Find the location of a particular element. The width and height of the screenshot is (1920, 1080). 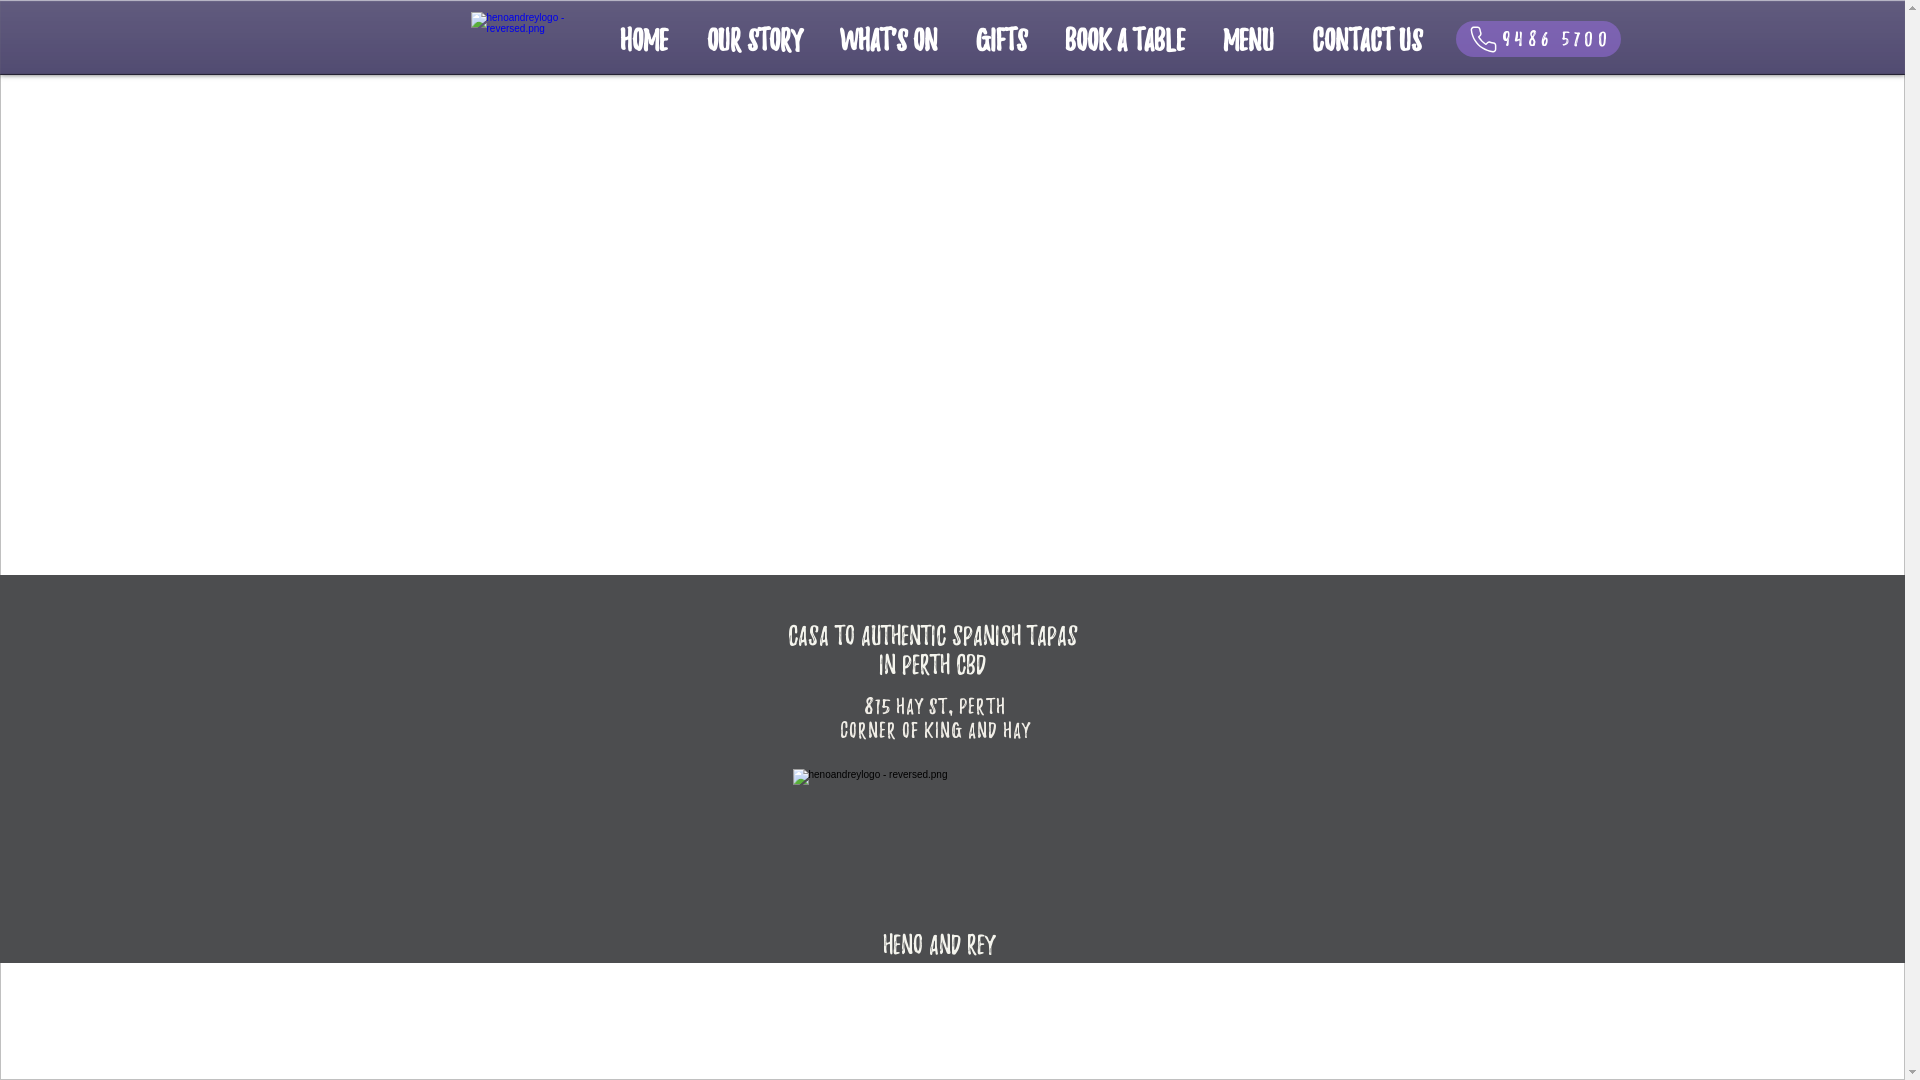

'WHAT'S ON' is located at coordinates (887, 38).